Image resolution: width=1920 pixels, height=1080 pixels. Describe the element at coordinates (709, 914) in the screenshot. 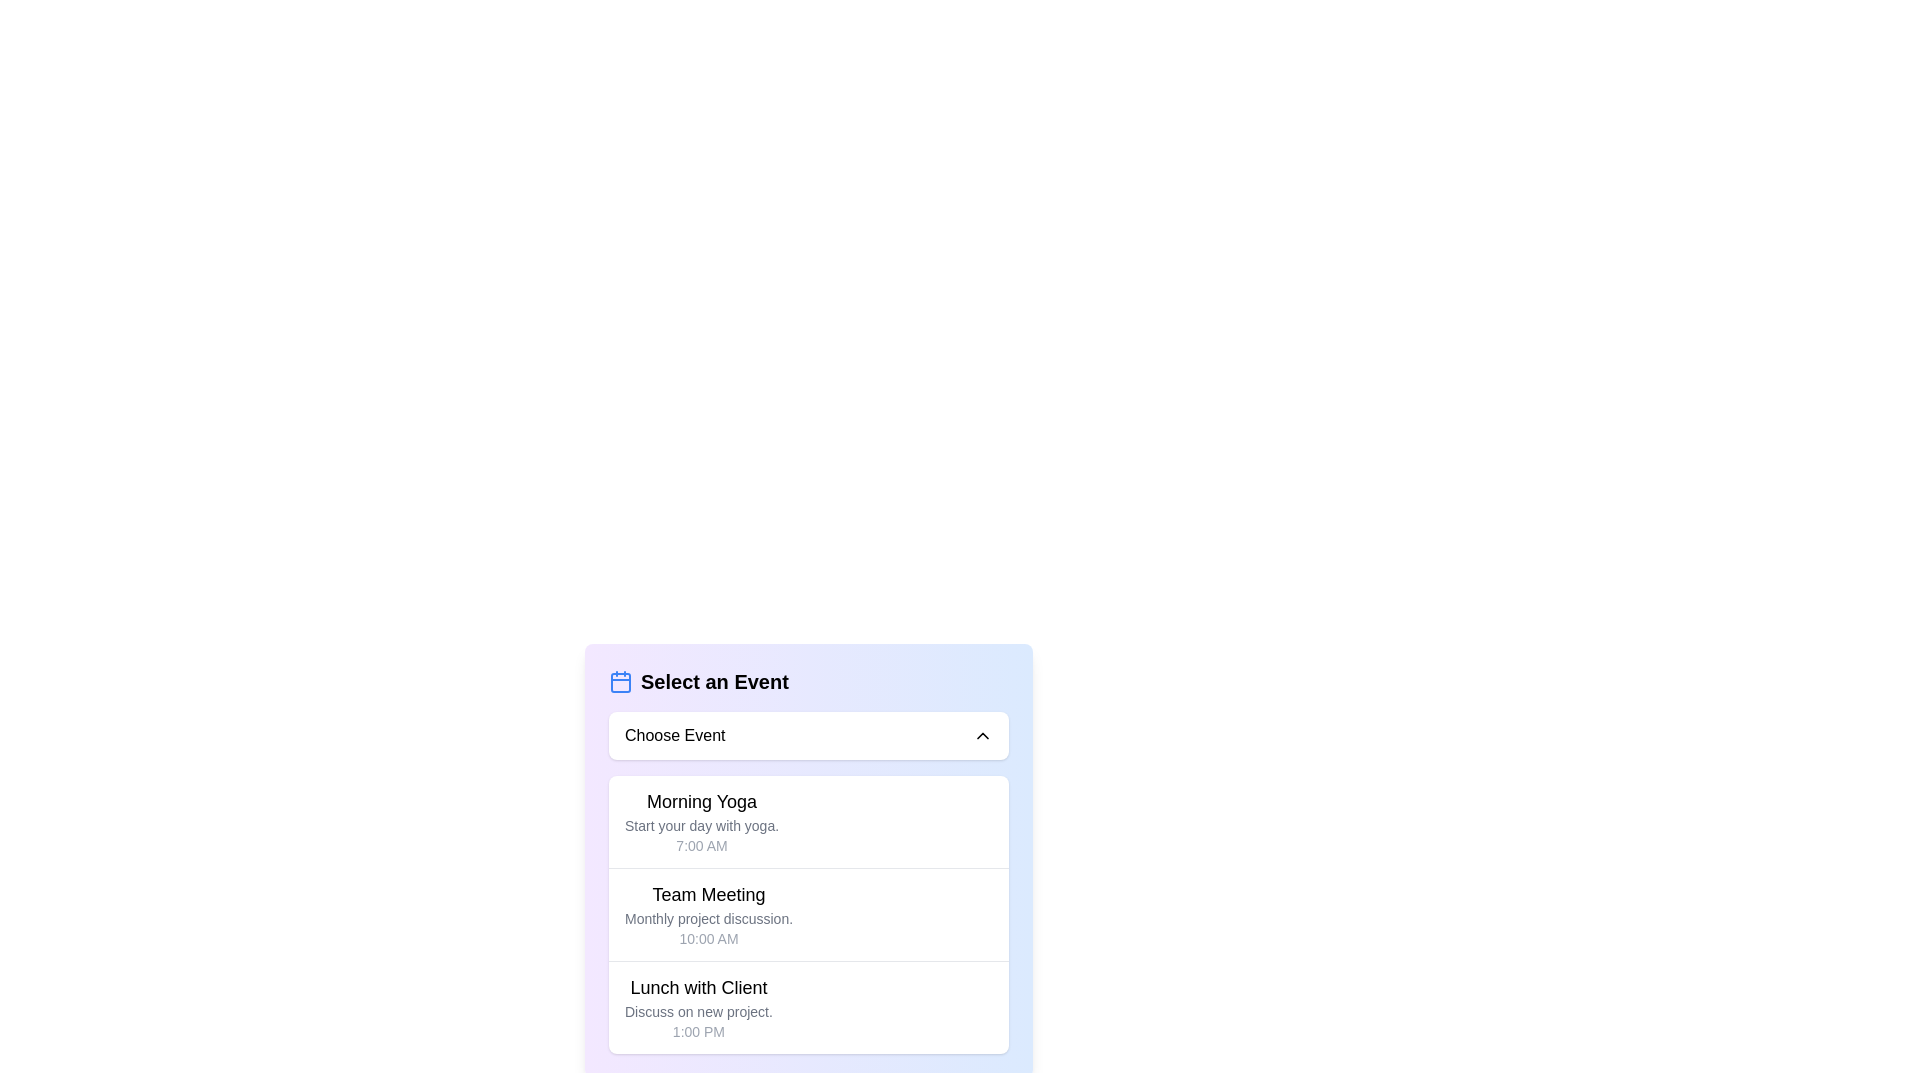

I see `the list item titled 'Team Meeting'` at that location.